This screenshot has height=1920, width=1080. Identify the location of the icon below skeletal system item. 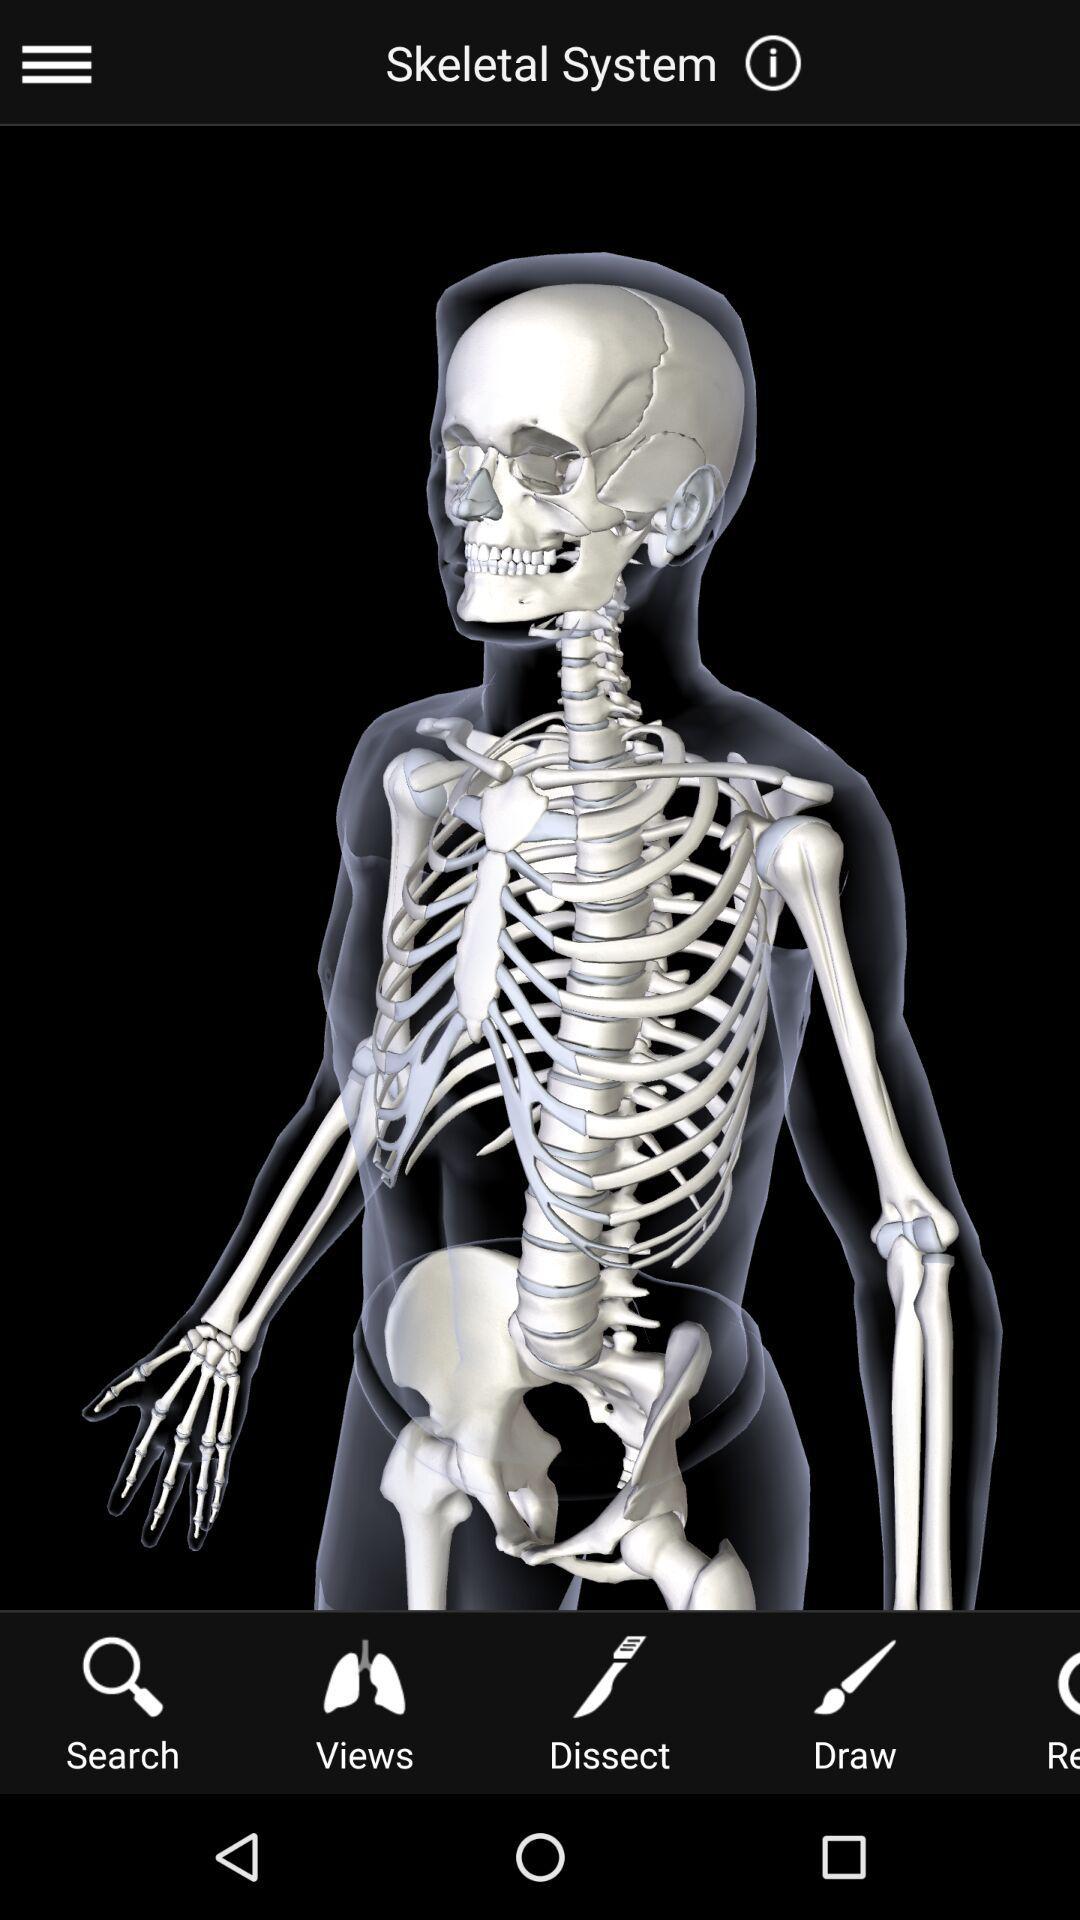
(364, 1700).